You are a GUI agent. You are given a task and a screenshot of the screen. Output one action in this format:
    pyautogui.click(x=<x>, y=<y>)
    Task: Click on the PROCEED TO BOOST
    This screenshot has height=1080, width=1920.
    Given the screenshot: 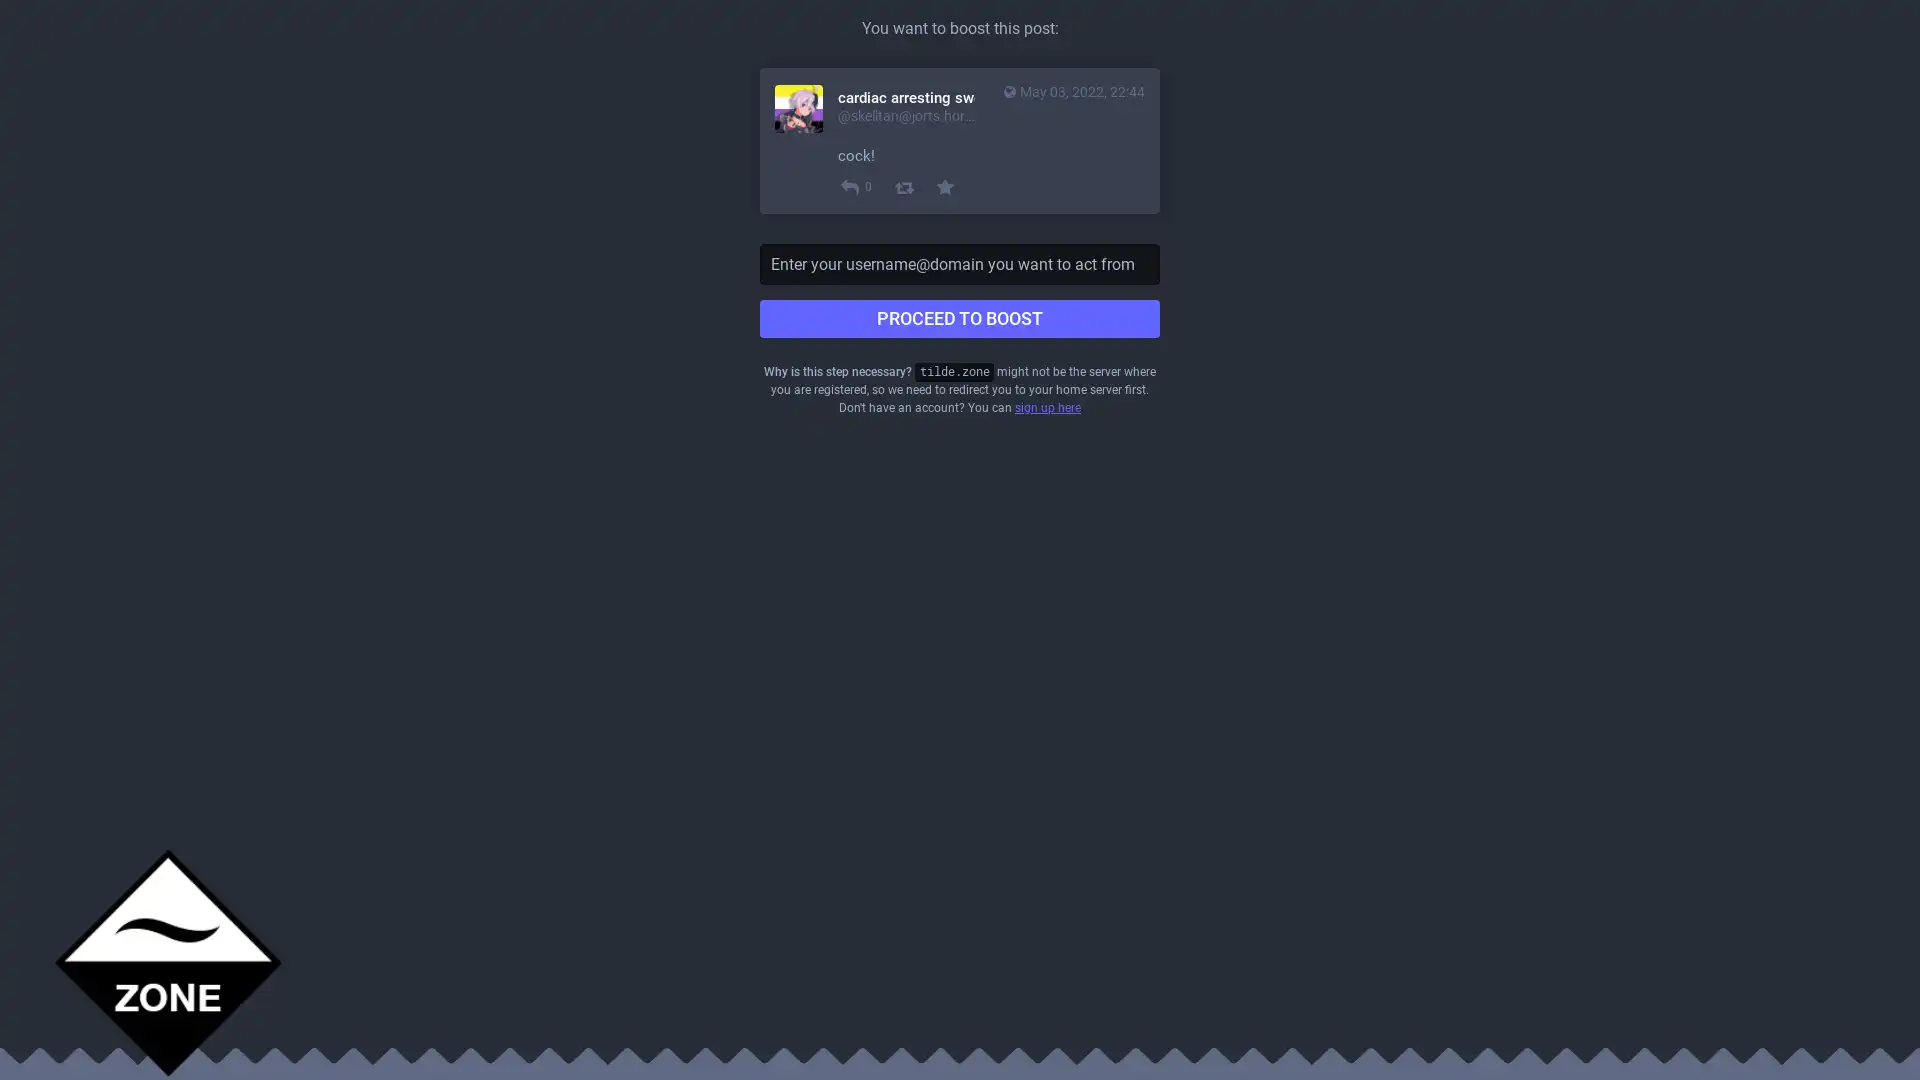 What is the action you would take?
    pyautogui.click(x=960, y=318)
    